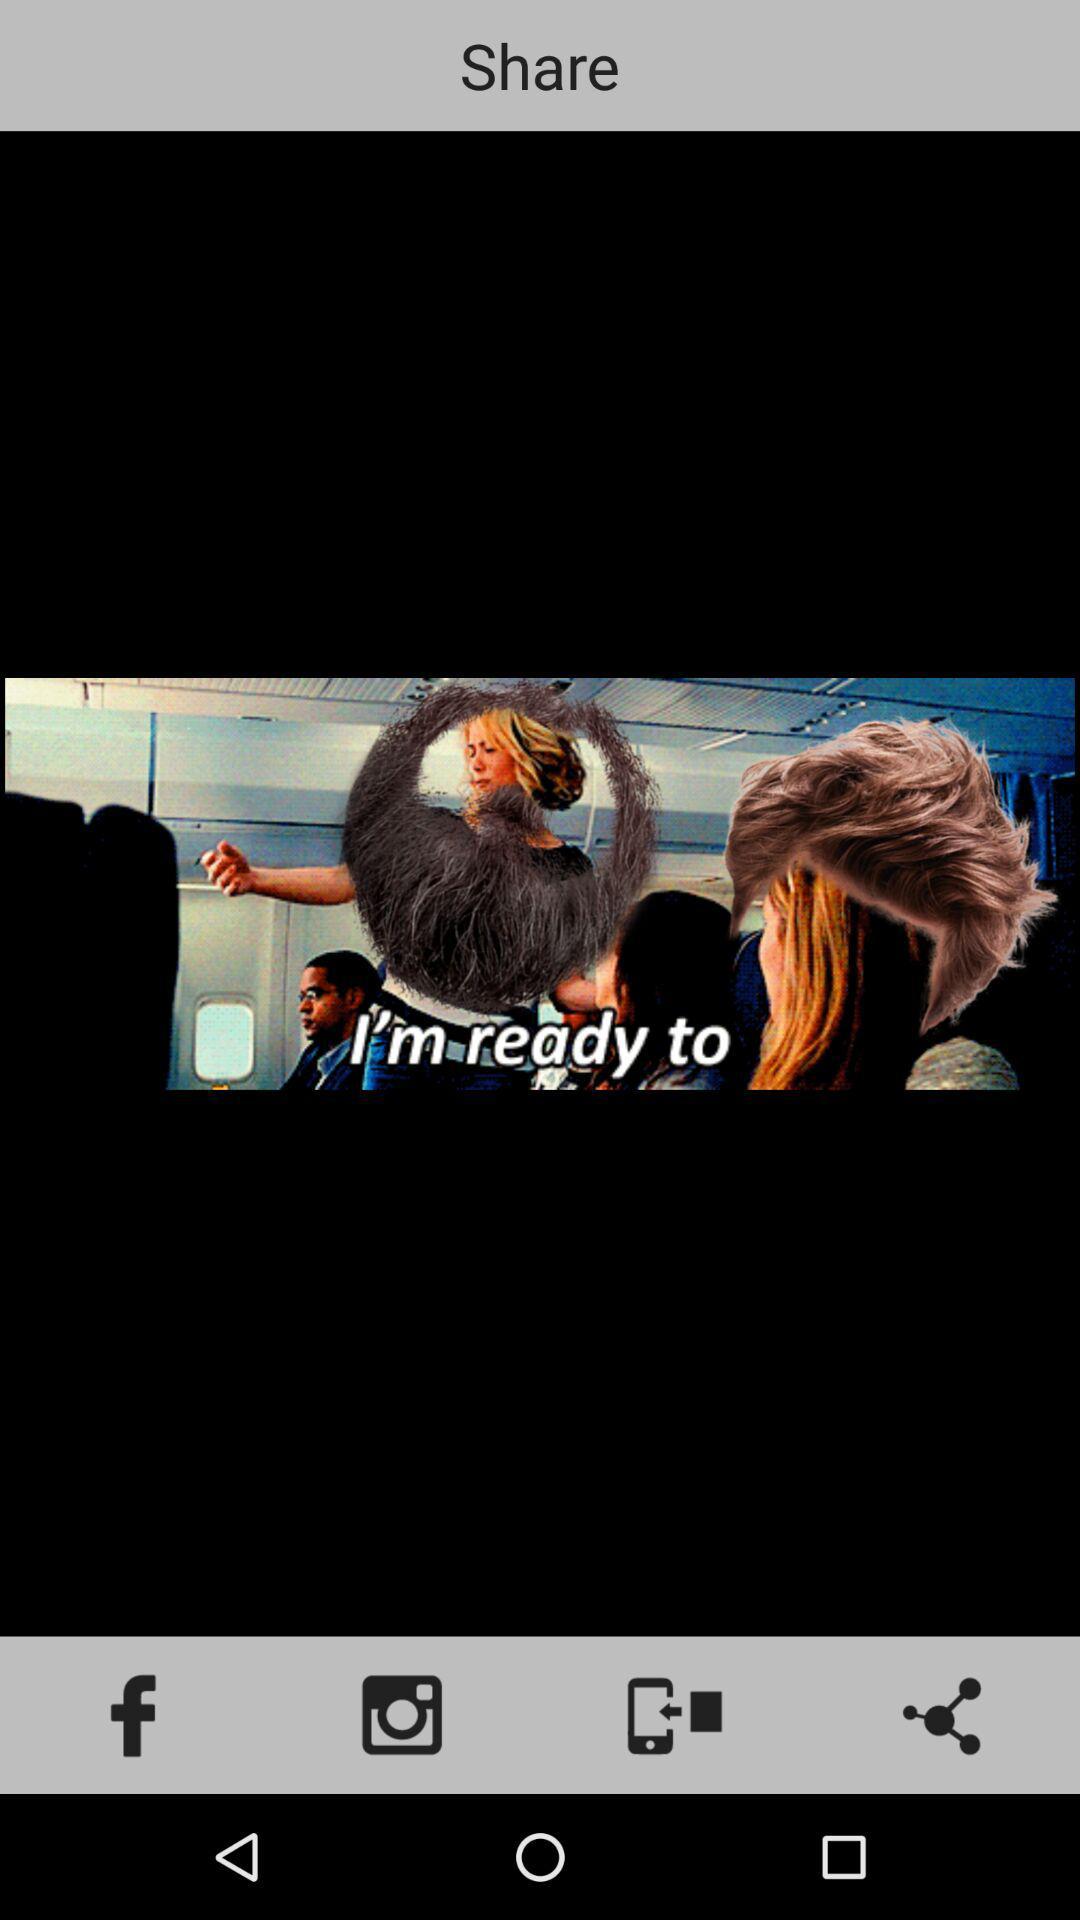 The height and width of the screenshot is (1920, 1080). Describe the element at coordinates (945, 1714) in the screenshot. I see `icon at the bottom right corner` at that location.